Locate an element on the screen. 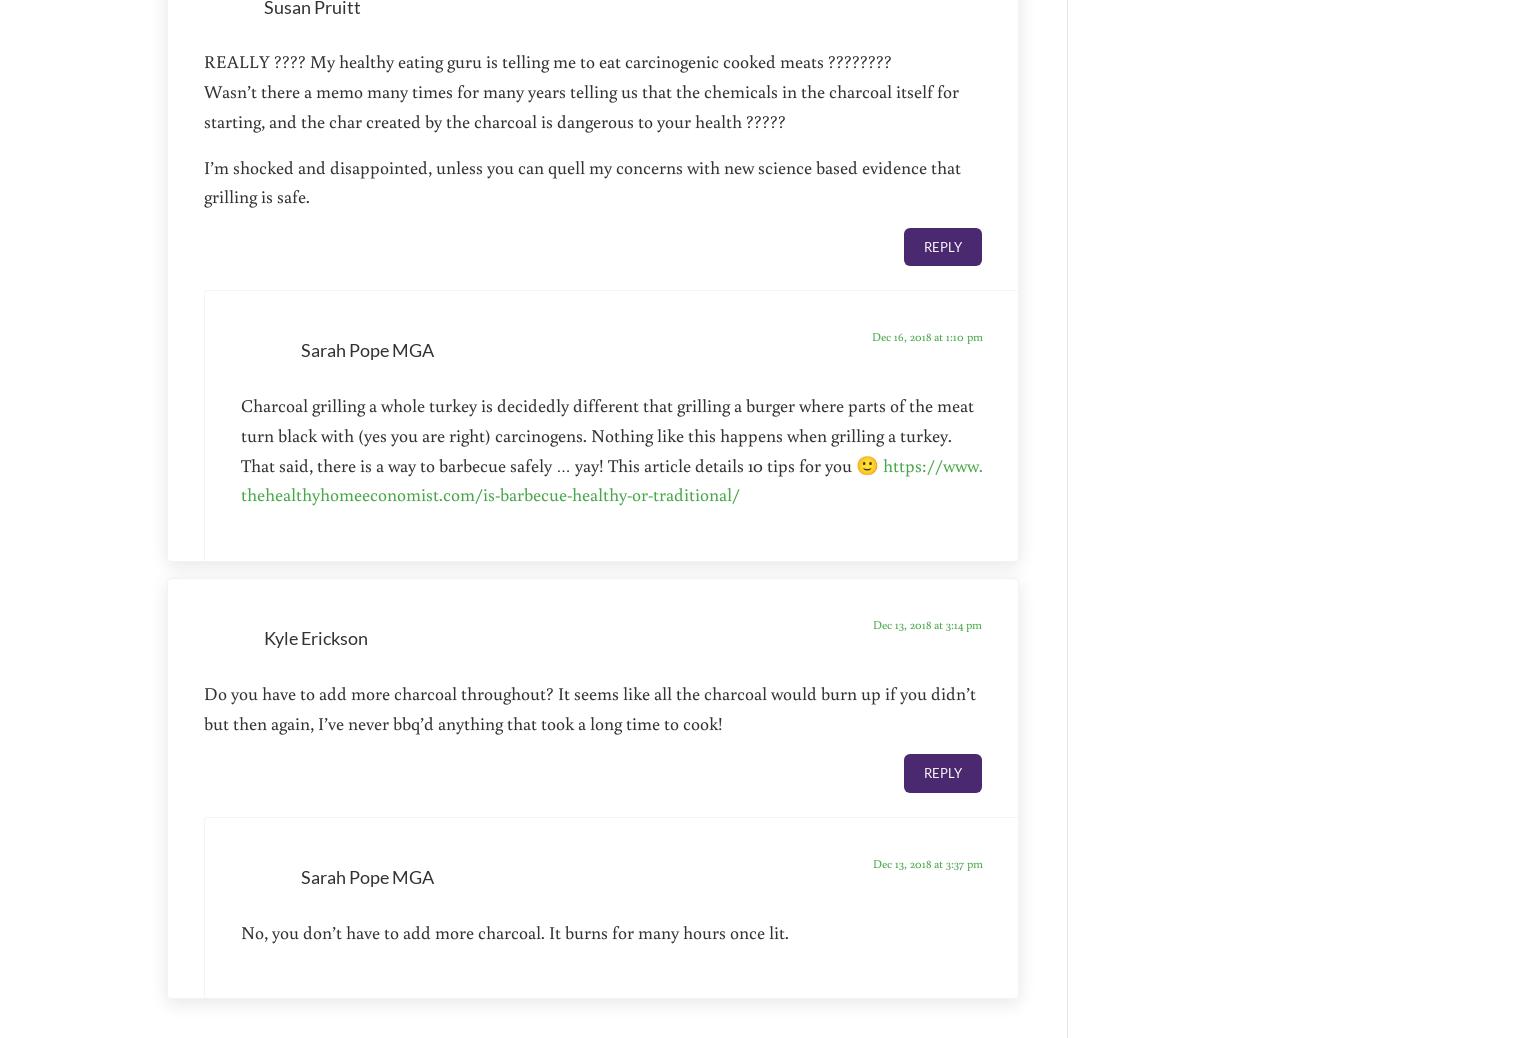 This screenshot has height=1038, width=1534. 'Dec 16, 2018 at 1:10 pm' is located at coordinates (926, 336).